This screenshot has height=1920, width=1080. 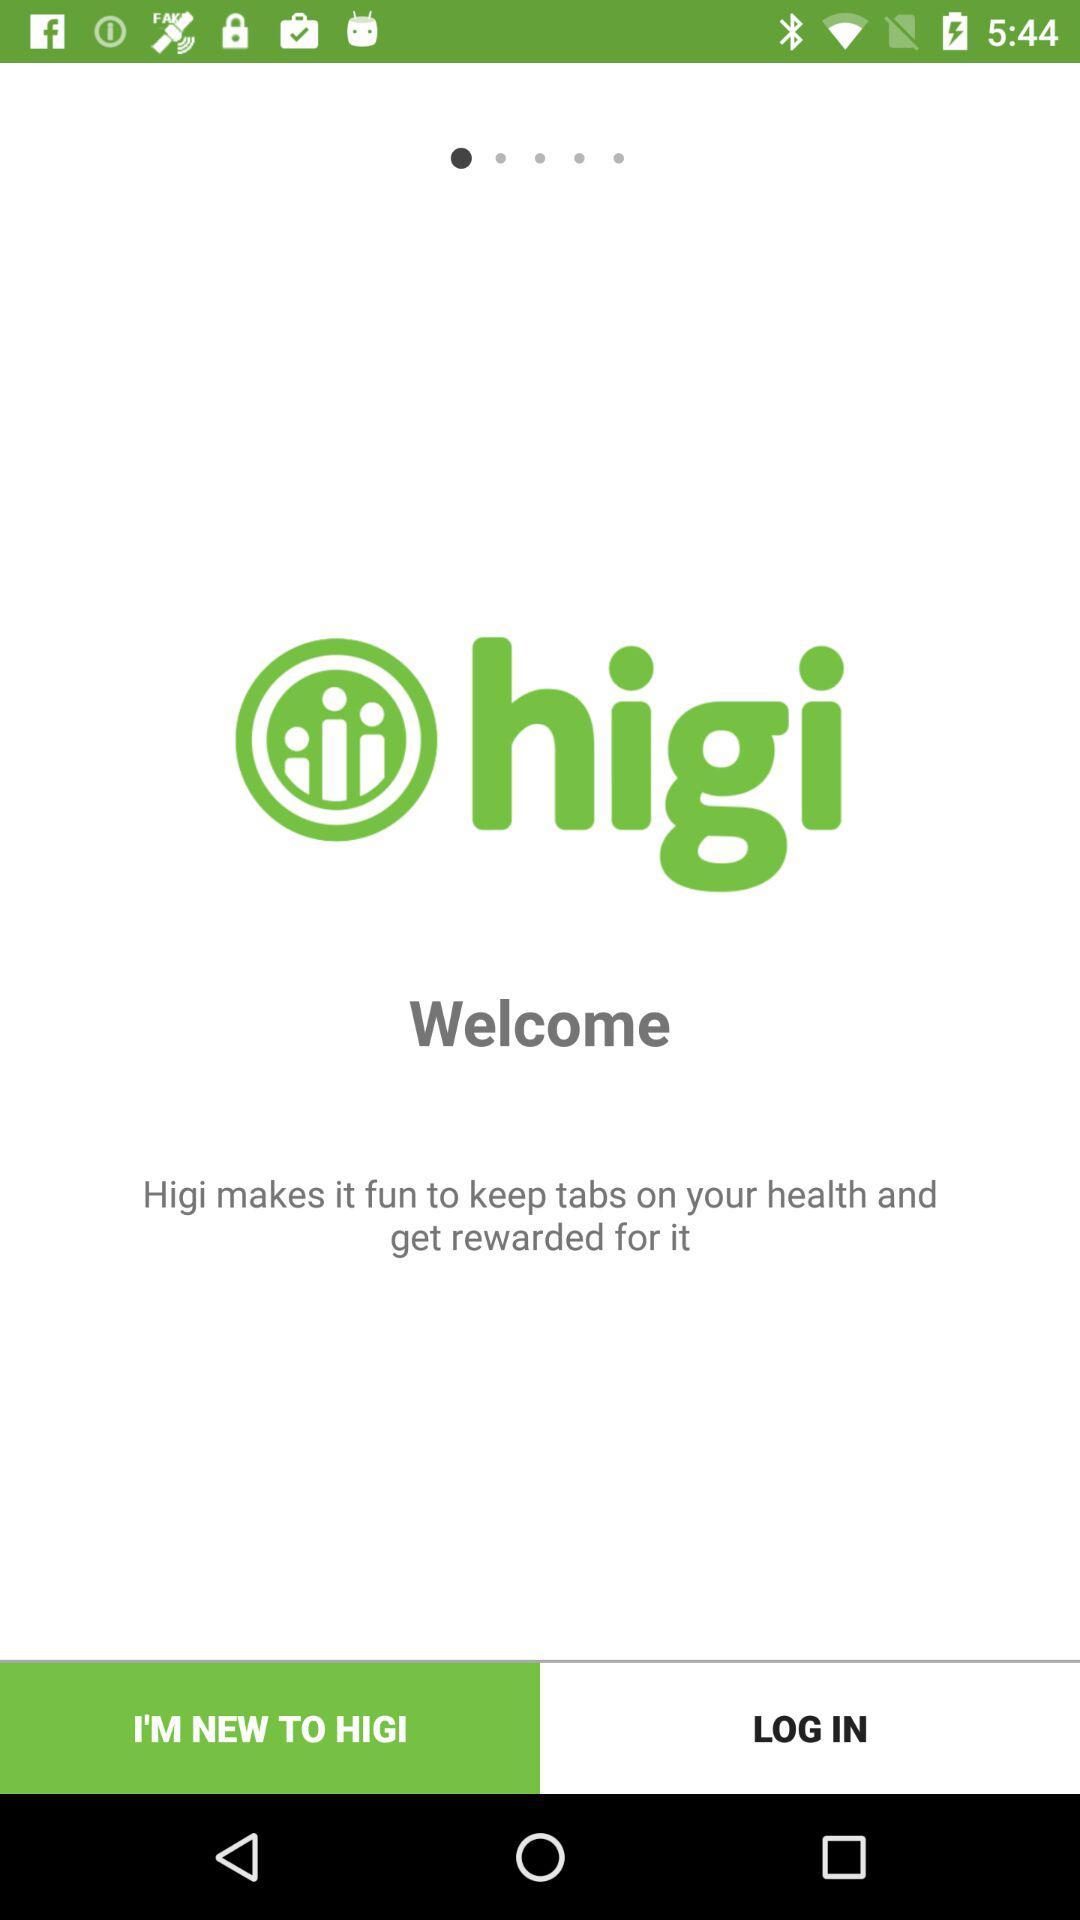 What do you see at coordinates (270, 1727) in the screenshot?
I see `the i m new at the bottom left corner` at bounding box center [270, 1727].